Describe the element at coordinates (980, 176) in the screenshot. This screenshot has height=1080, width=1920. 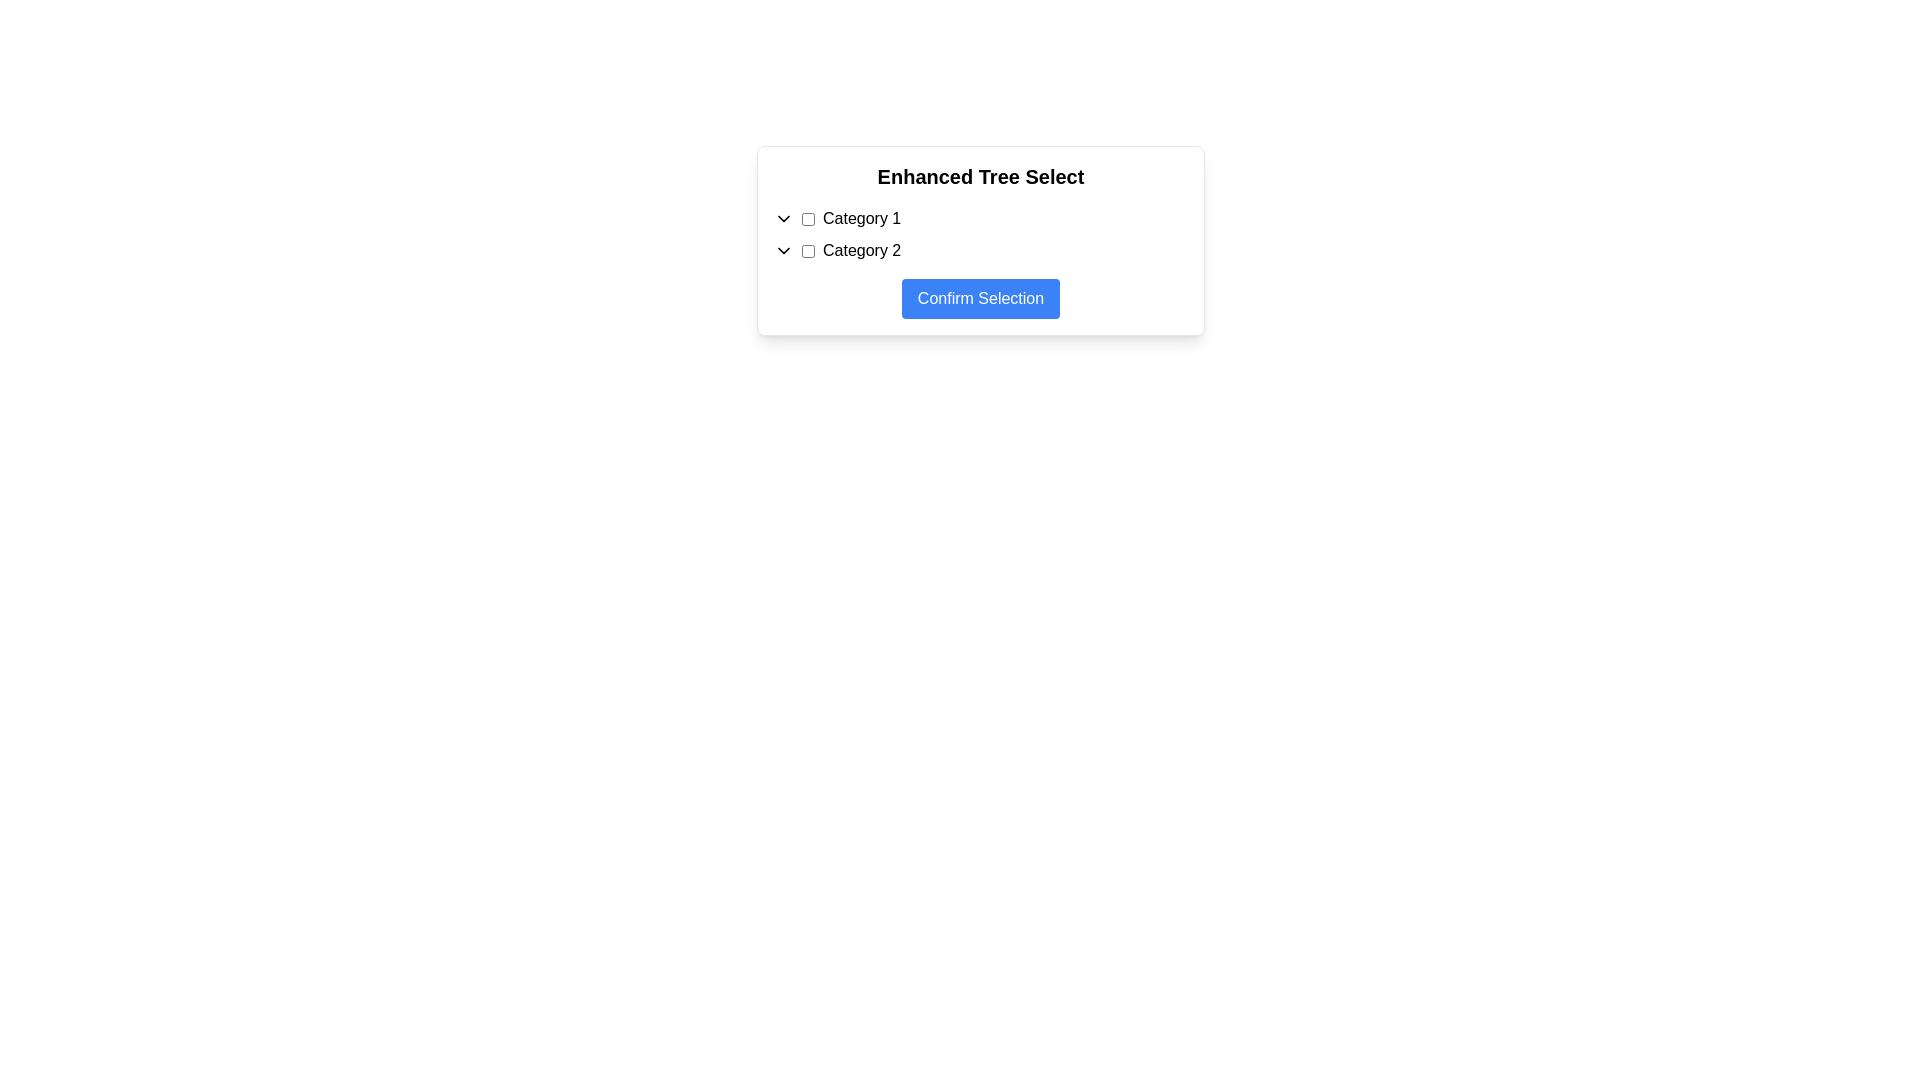
I see `the text label displaying 'Enhanced Tree Select', which is positioned at the top of its card-like component` at that location.